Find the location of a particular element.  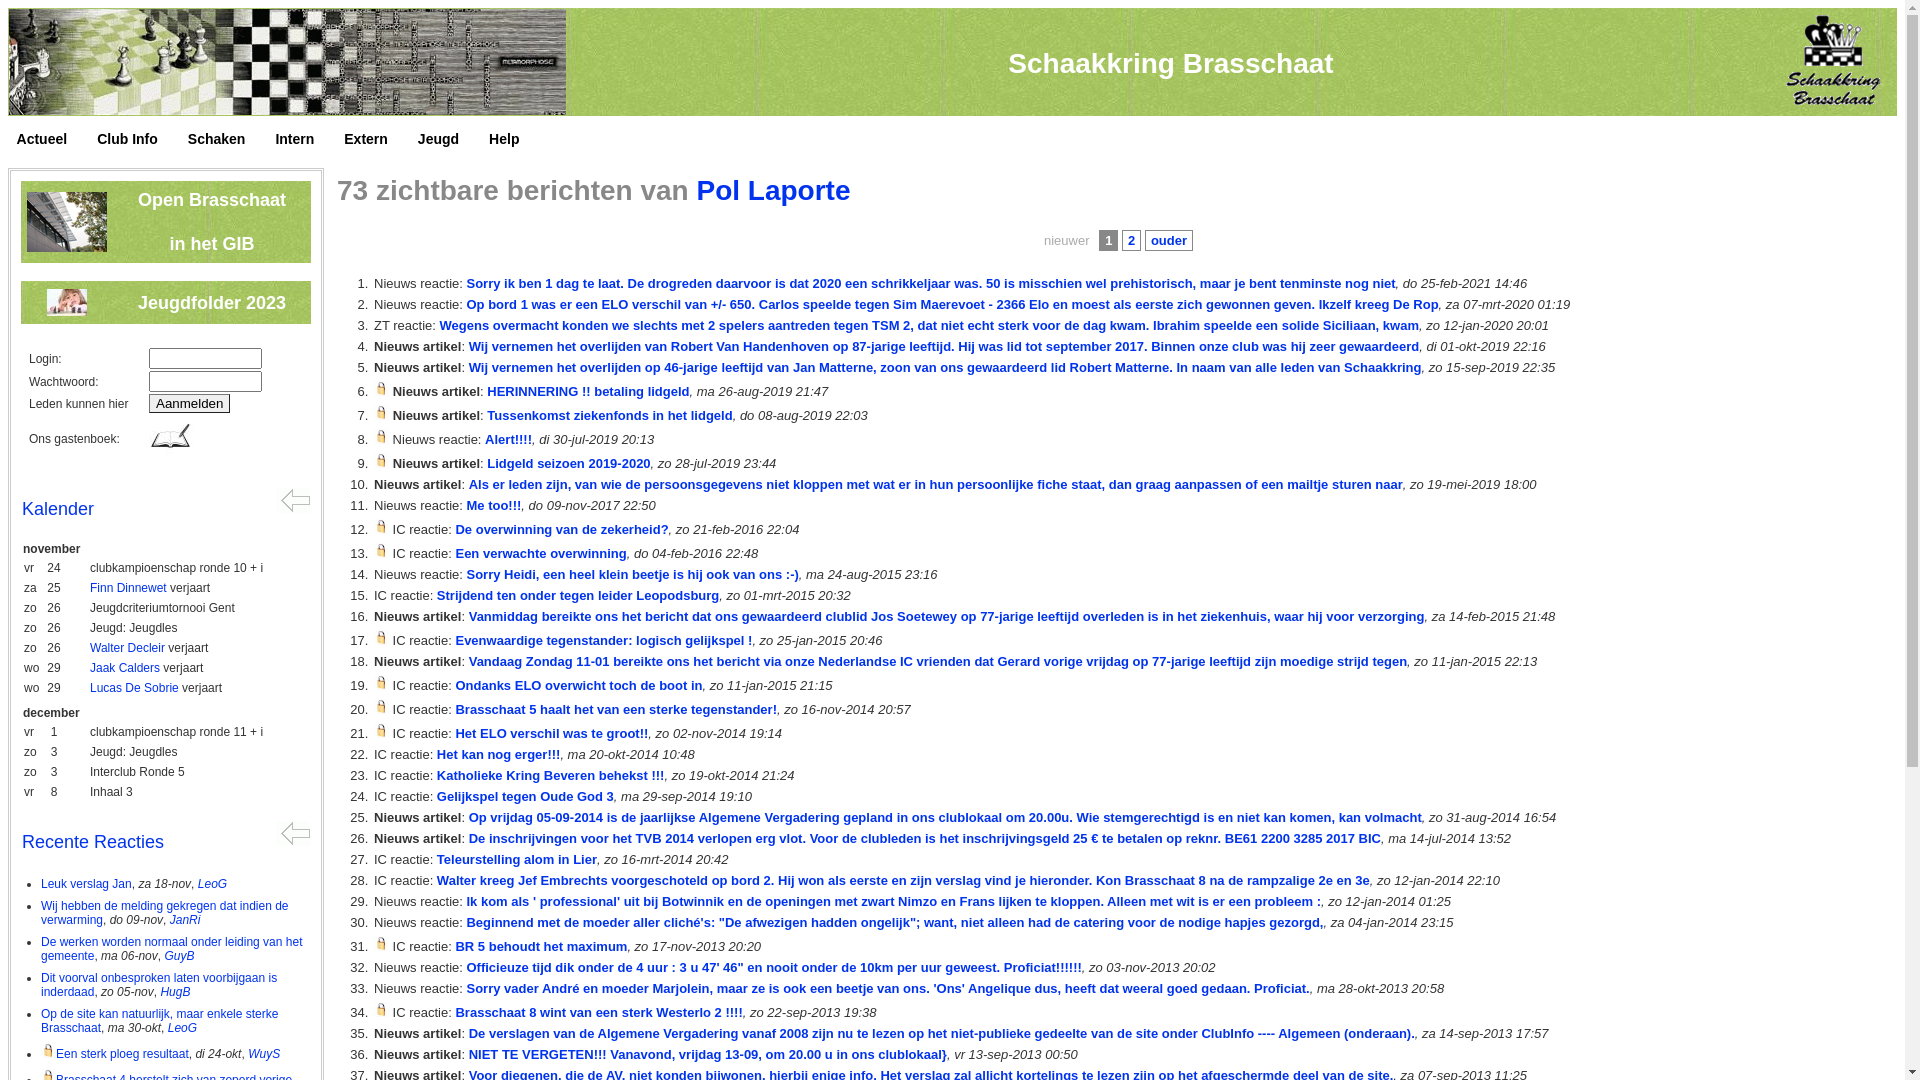

'Me too!!!' is located at coordinates (493, 504).